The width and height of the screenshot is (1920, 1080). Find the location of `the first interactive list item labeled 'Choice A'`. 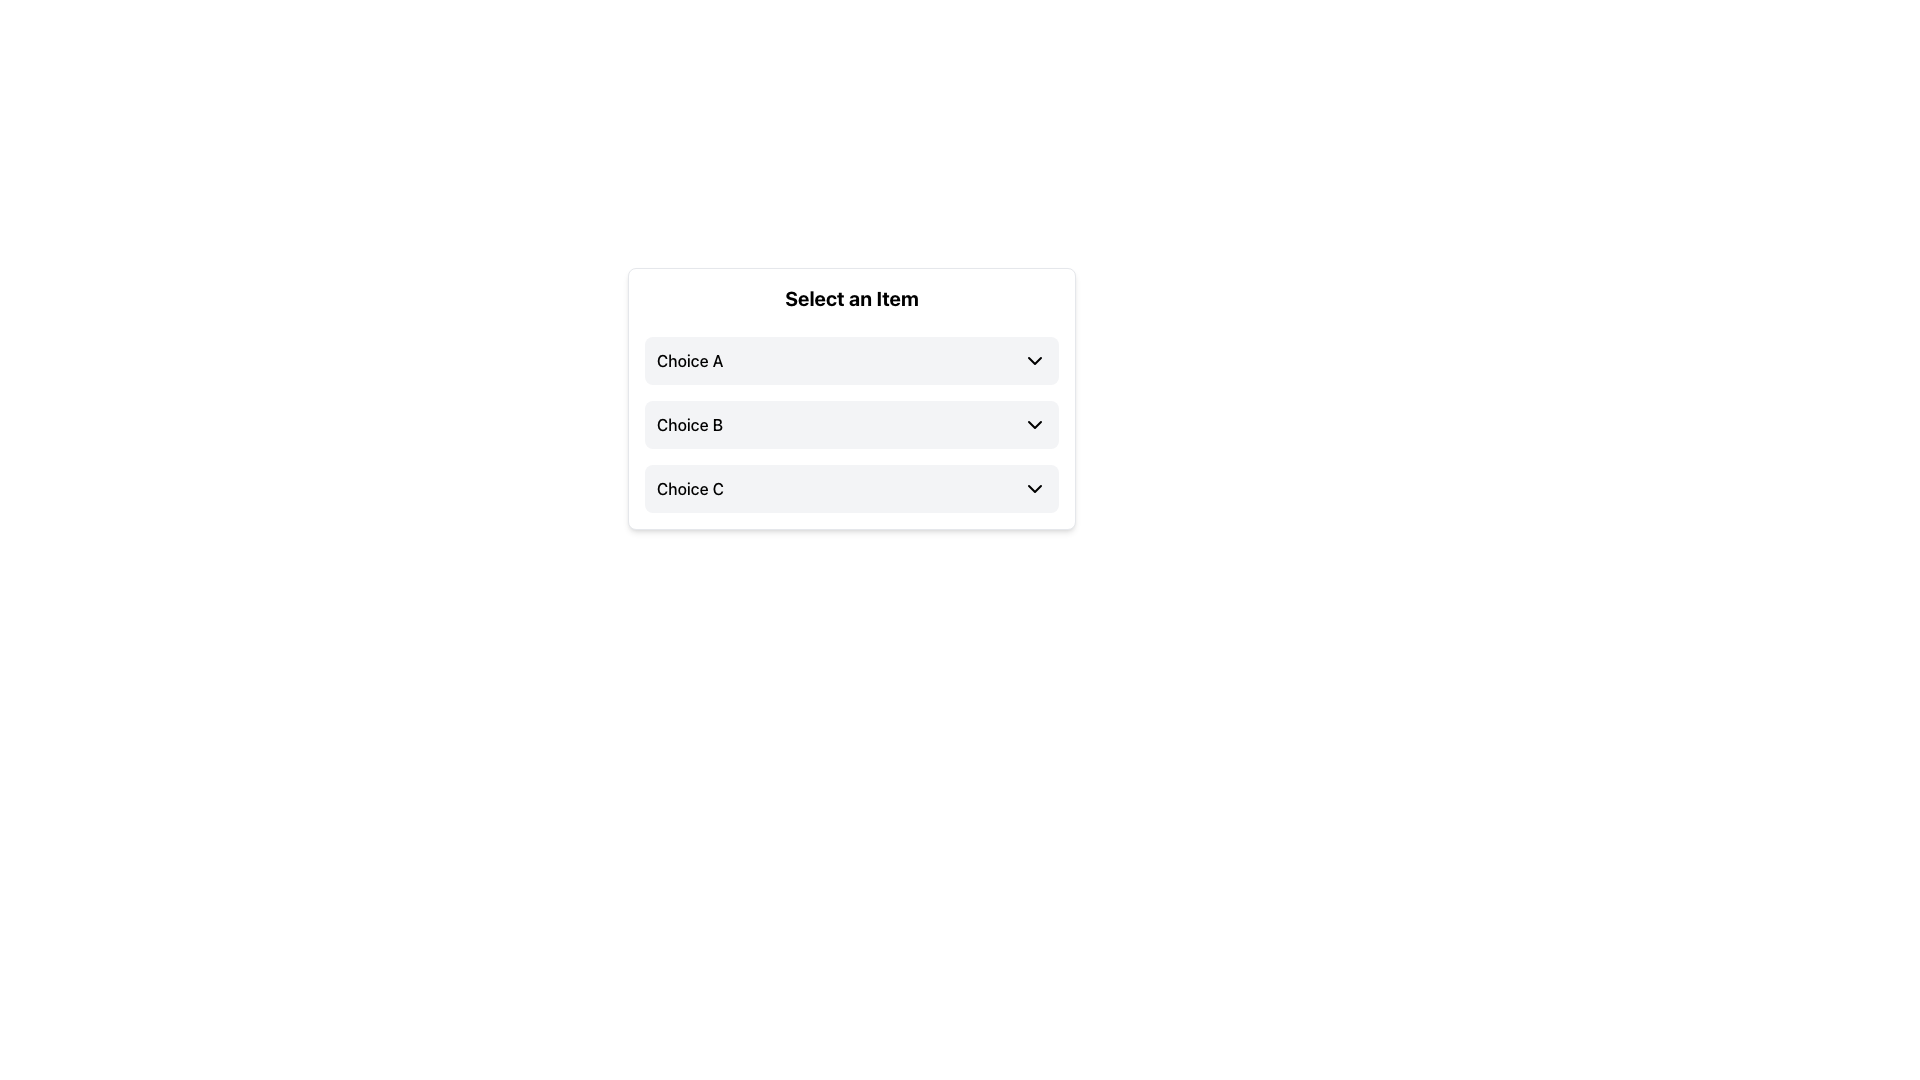

the first interactive list item labeled 'Choice A' is located at coordinates (851, 361).